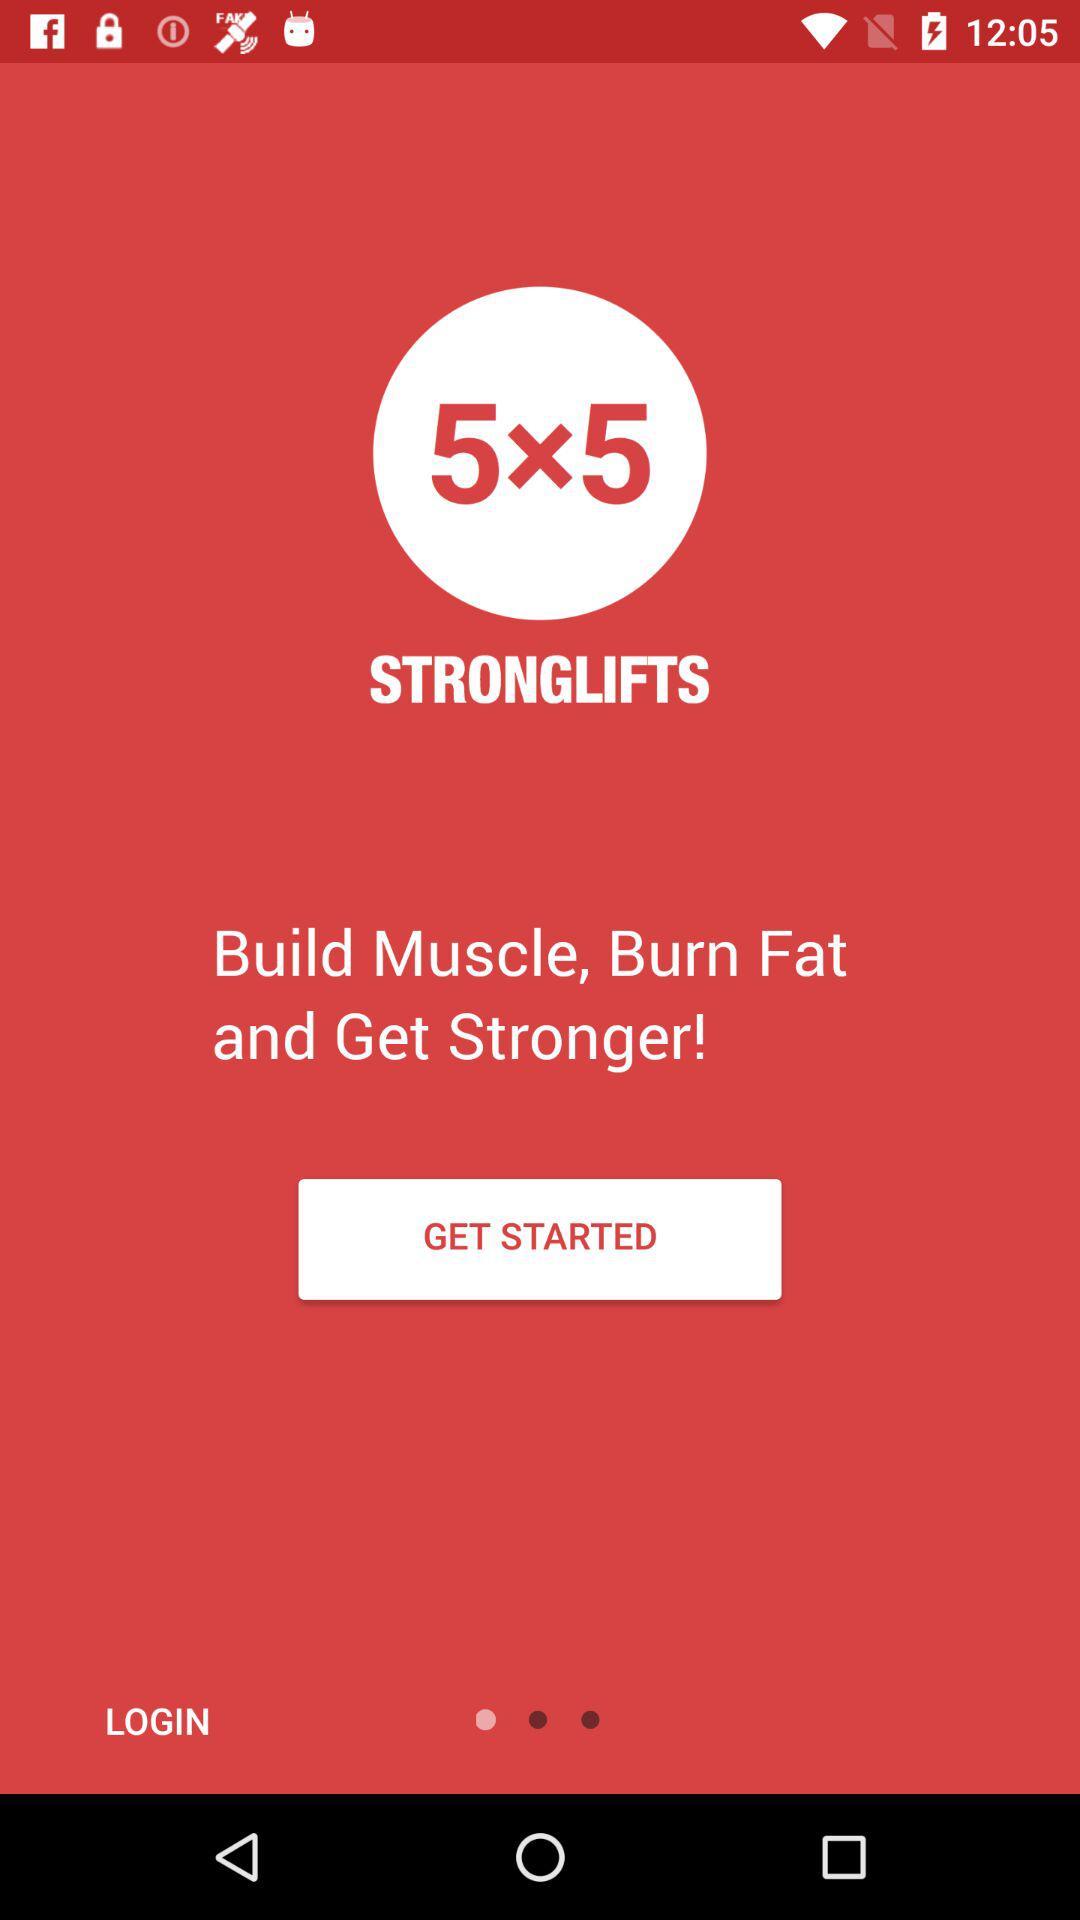 The width and height of the screenshot is (1080, 1920). What do you see at coordinates (540, 1238) in the screenshot?
I see `the icon above the login` at bounding box center [540, 1238].